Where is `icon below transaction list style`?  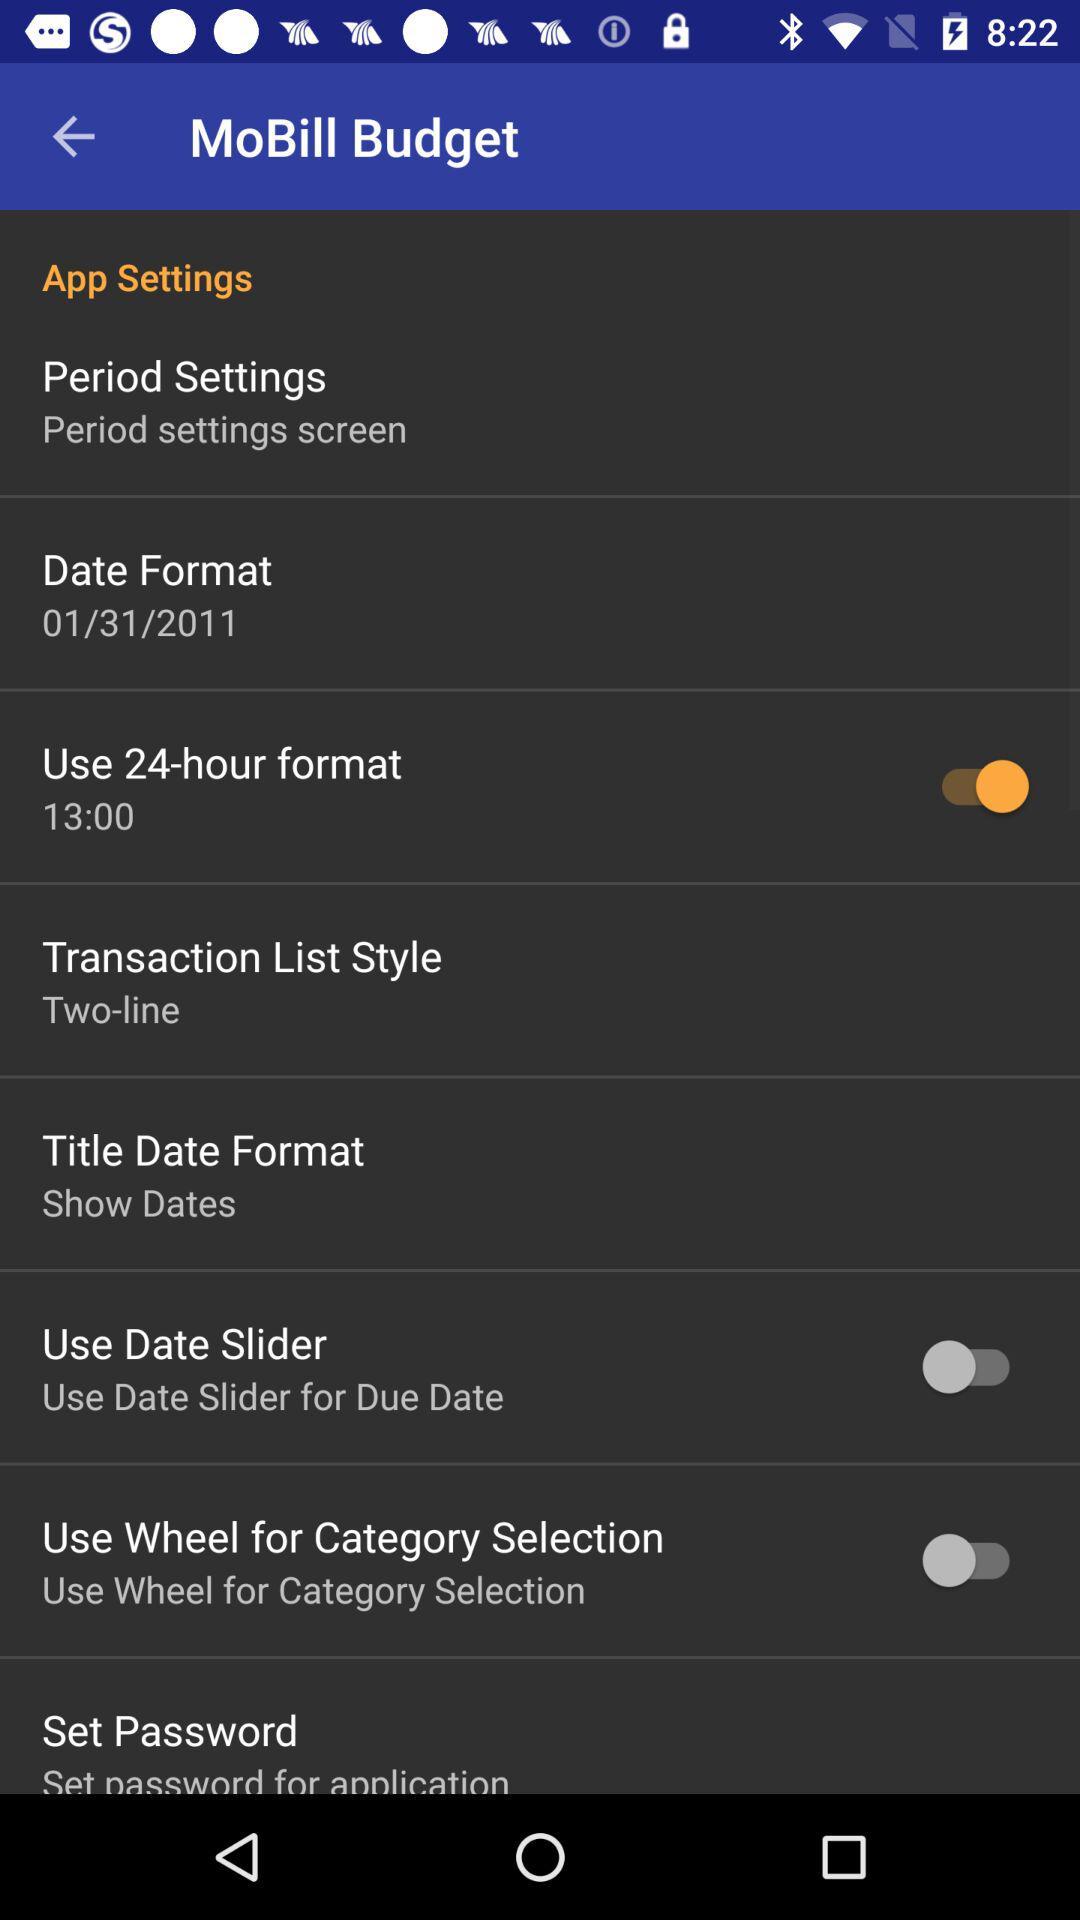 icon below transaction list style is located at coordinates (111, 1008).